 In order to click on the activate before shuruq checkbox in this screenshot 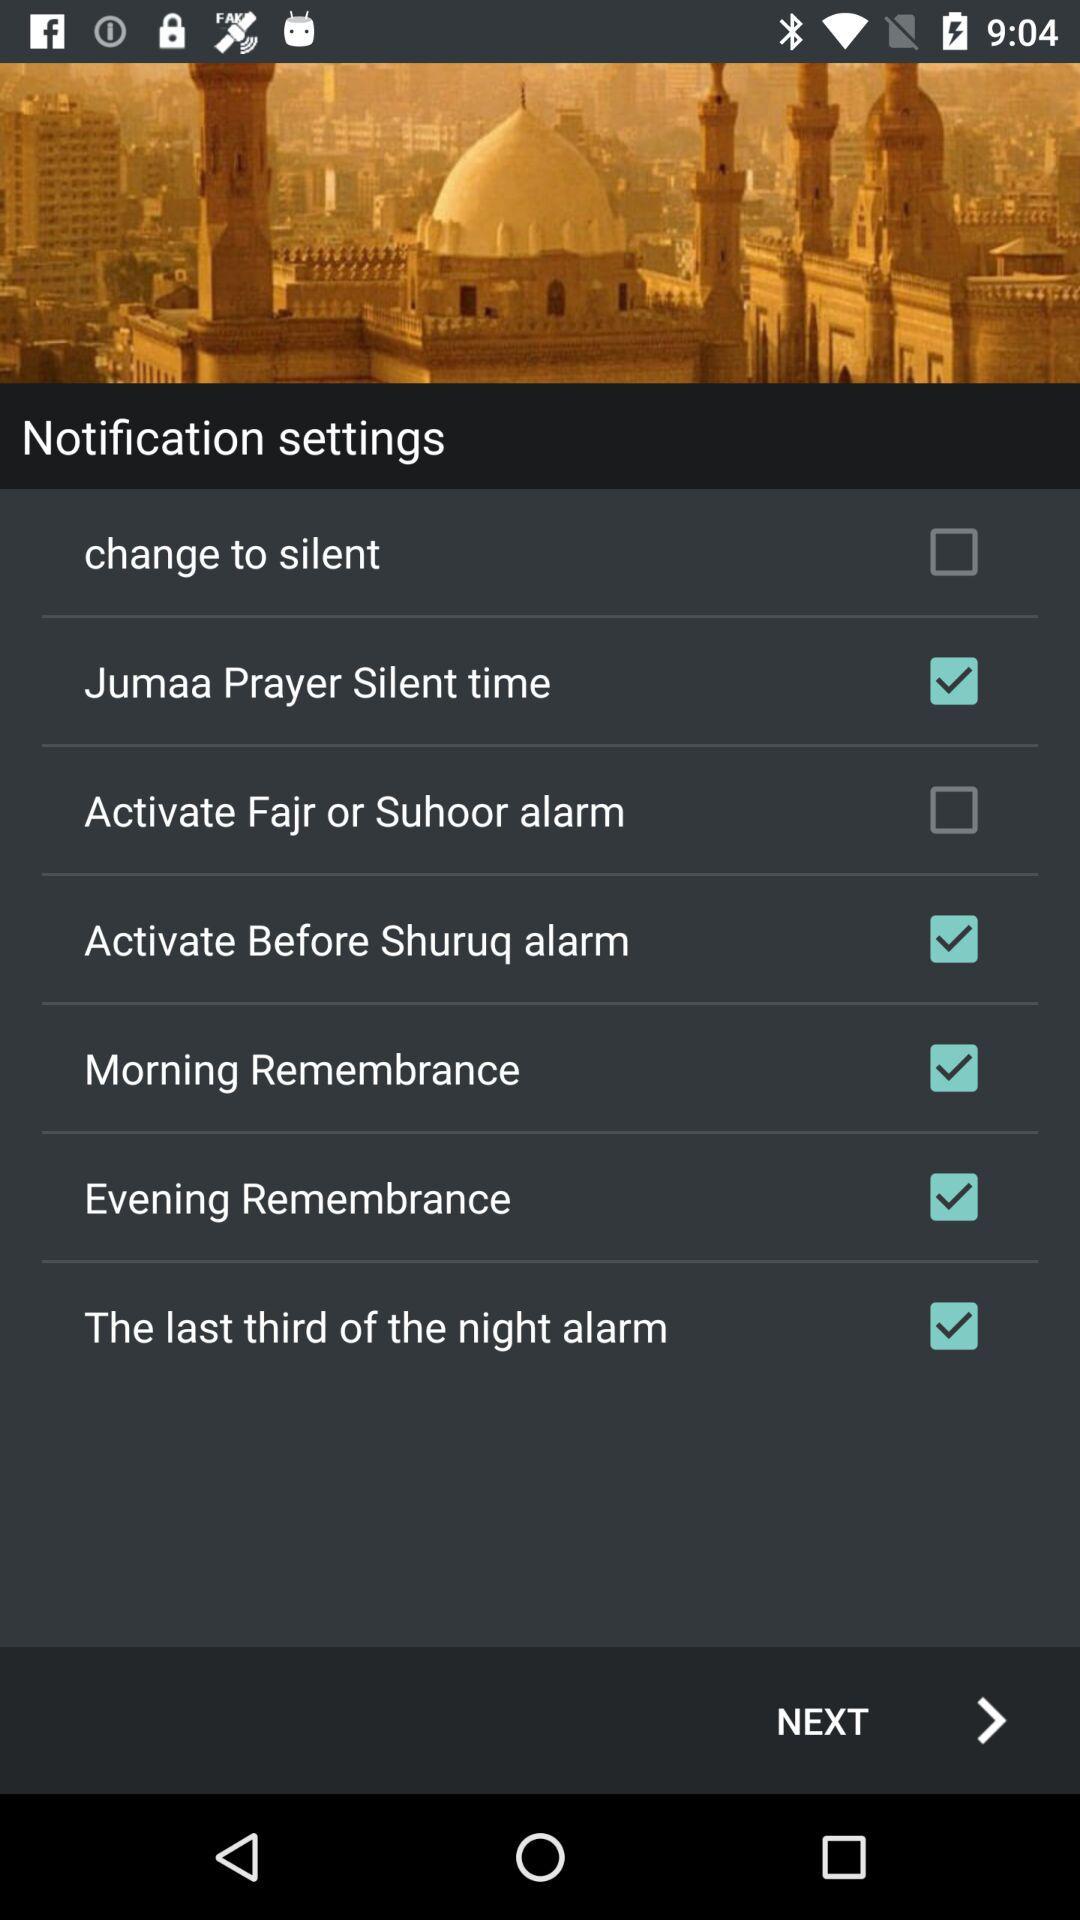, I will do `click(540, 938)`.